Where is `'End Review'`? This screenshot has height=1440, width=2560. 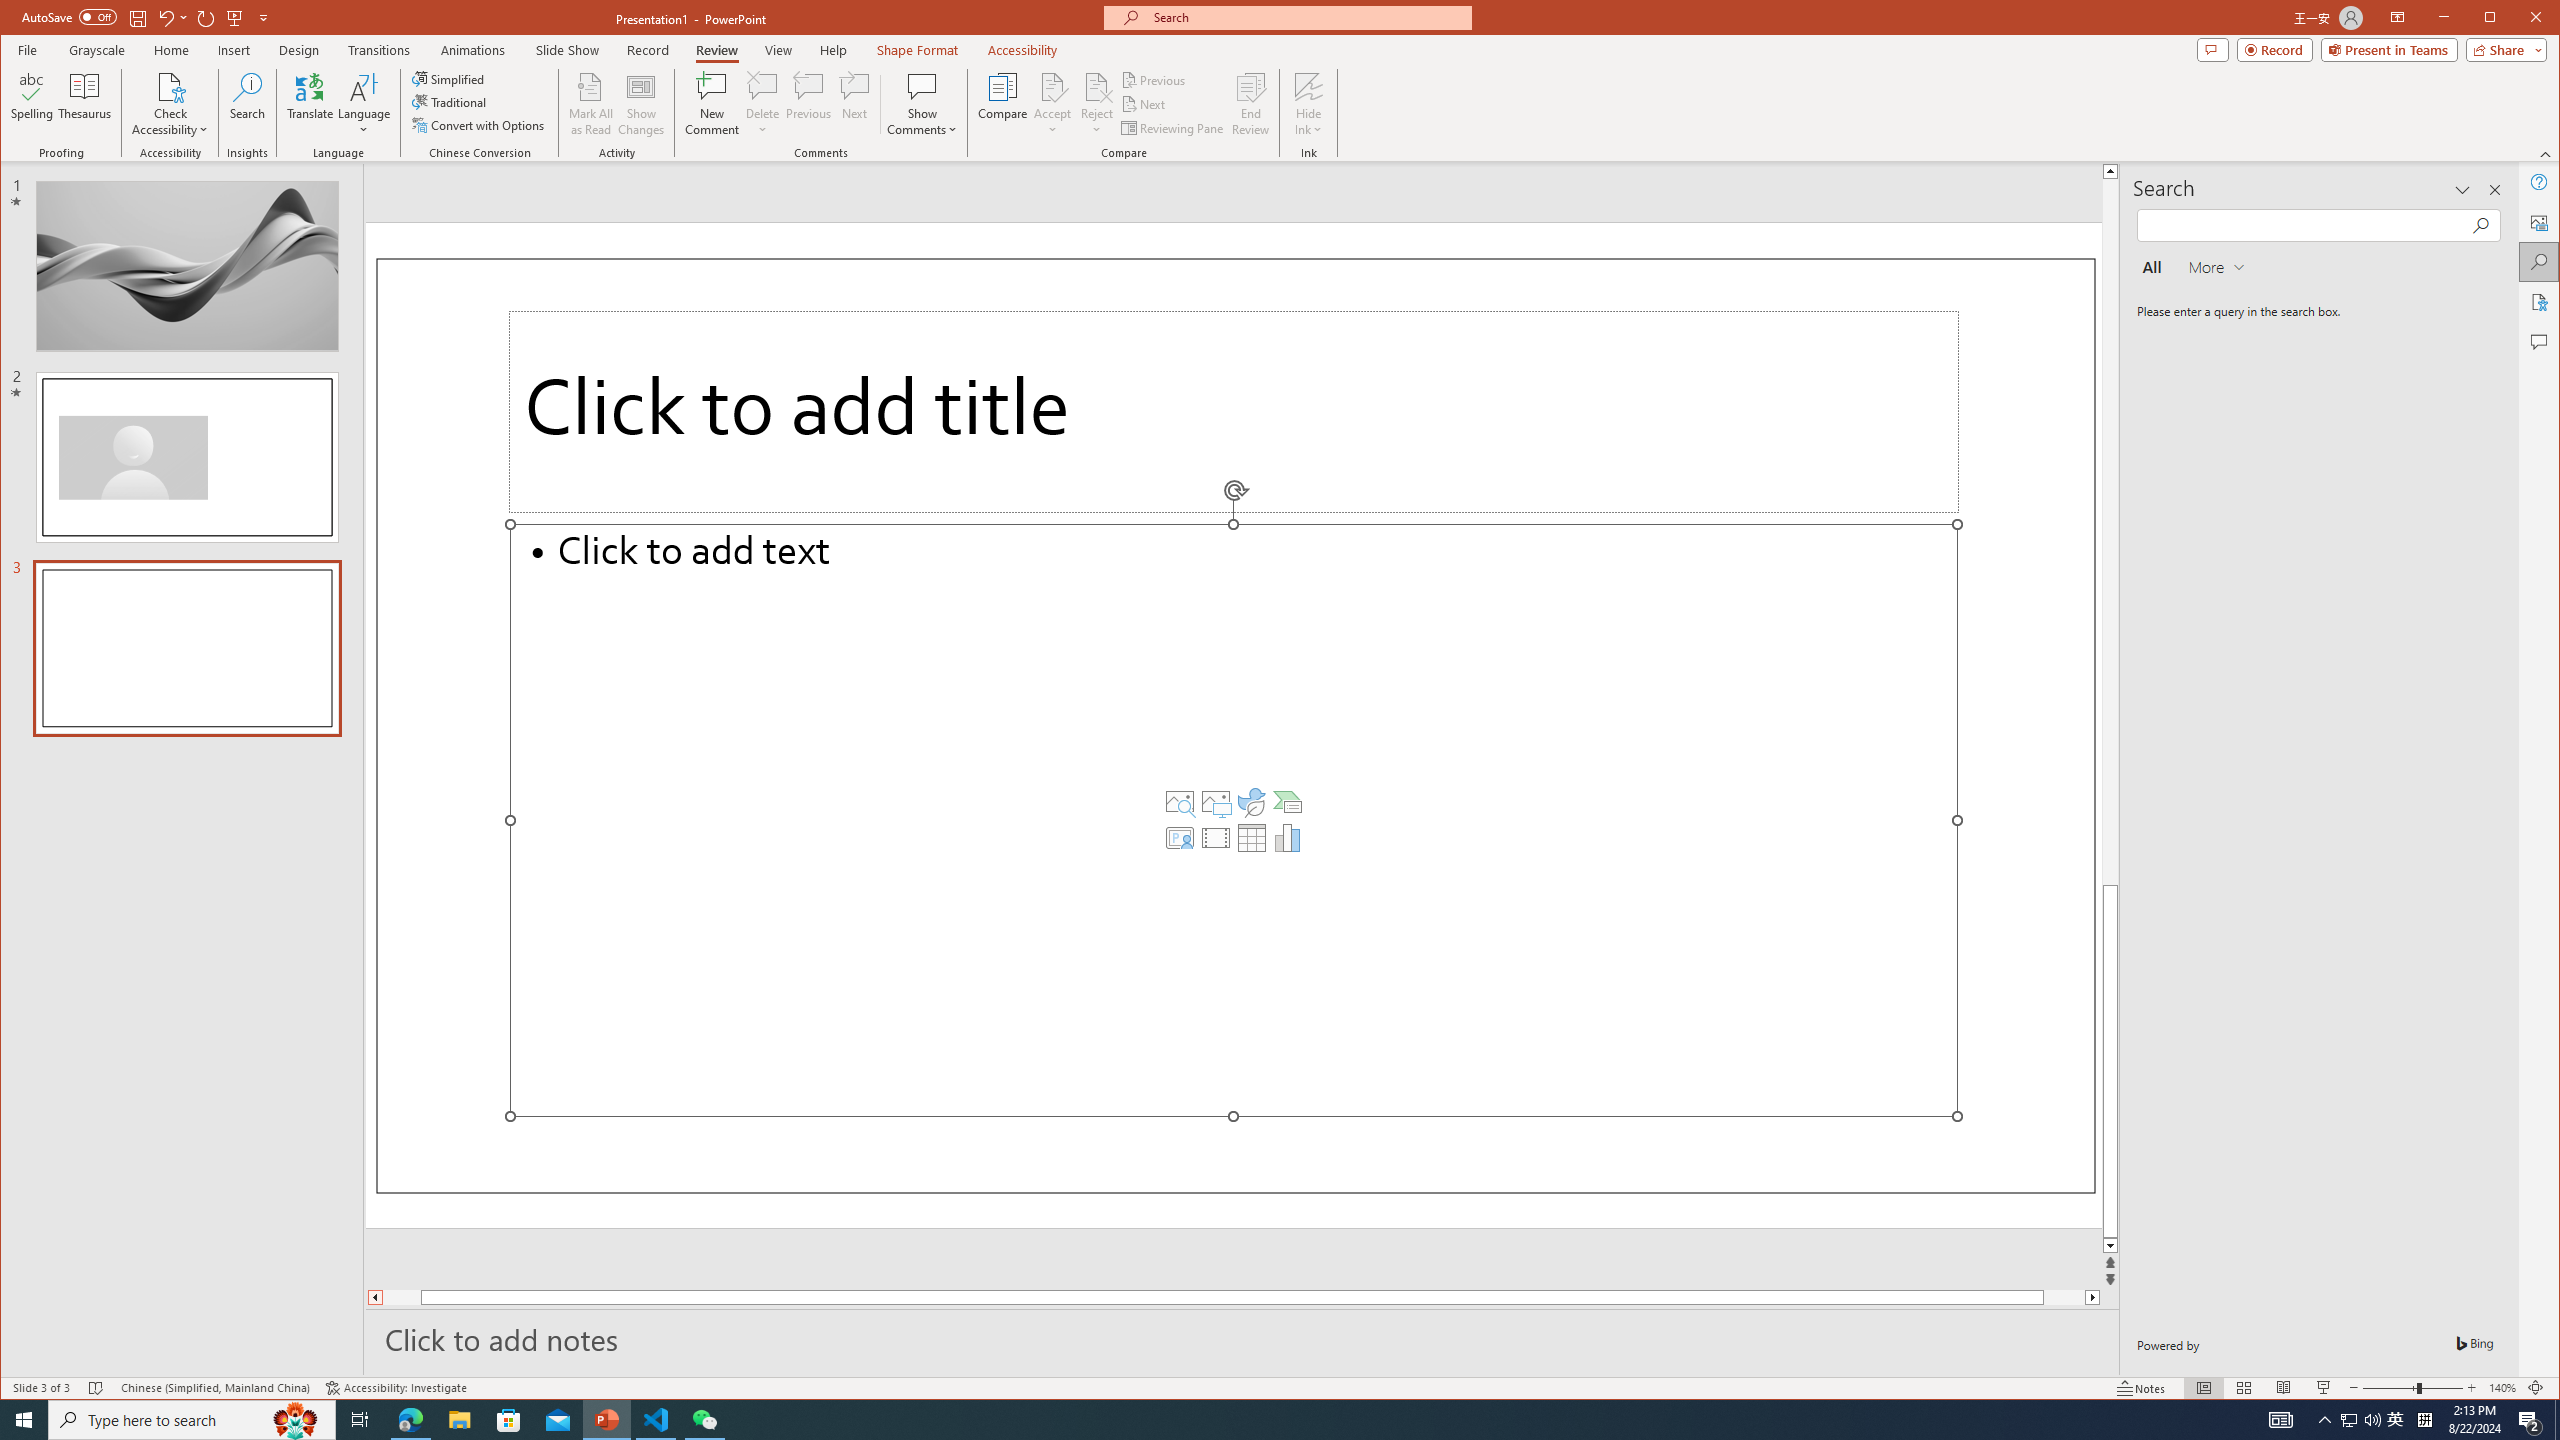
'End Review' is located at coordinates (1250, 103).